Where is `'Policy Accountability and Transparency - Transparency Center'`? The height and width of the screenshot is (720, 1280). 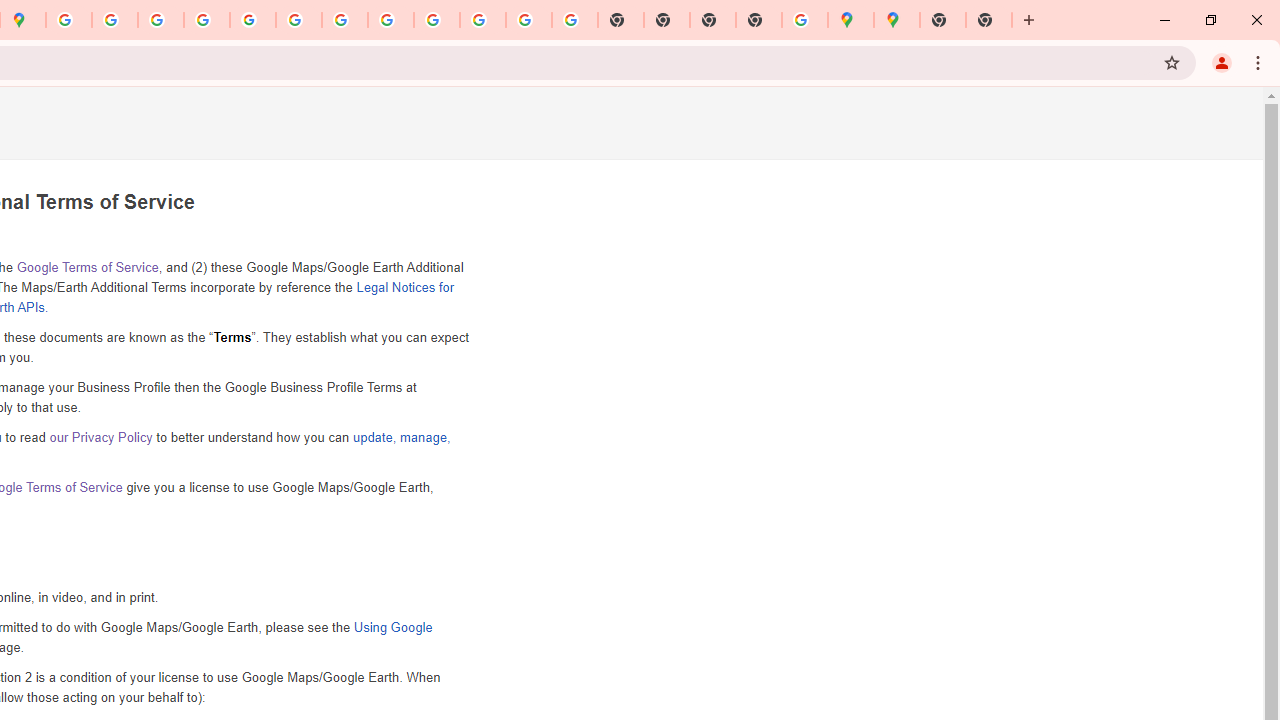 'Policy Accountability and Transparency - Transparency Center' is located at coordinates (69, 20).